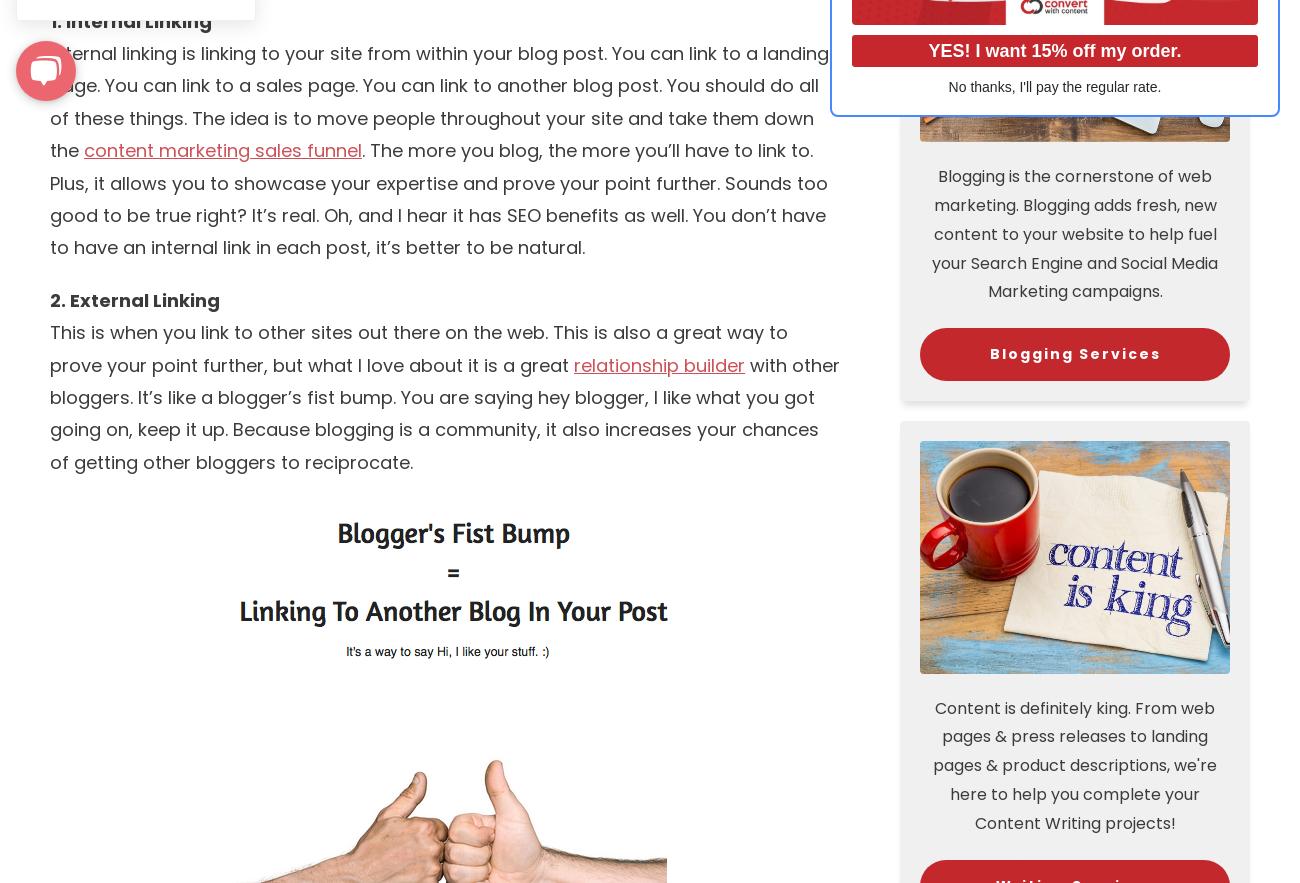 This screenshot has width=1300, height=883. I want to click on 'content marketing sales funnel', so click(221, 150).